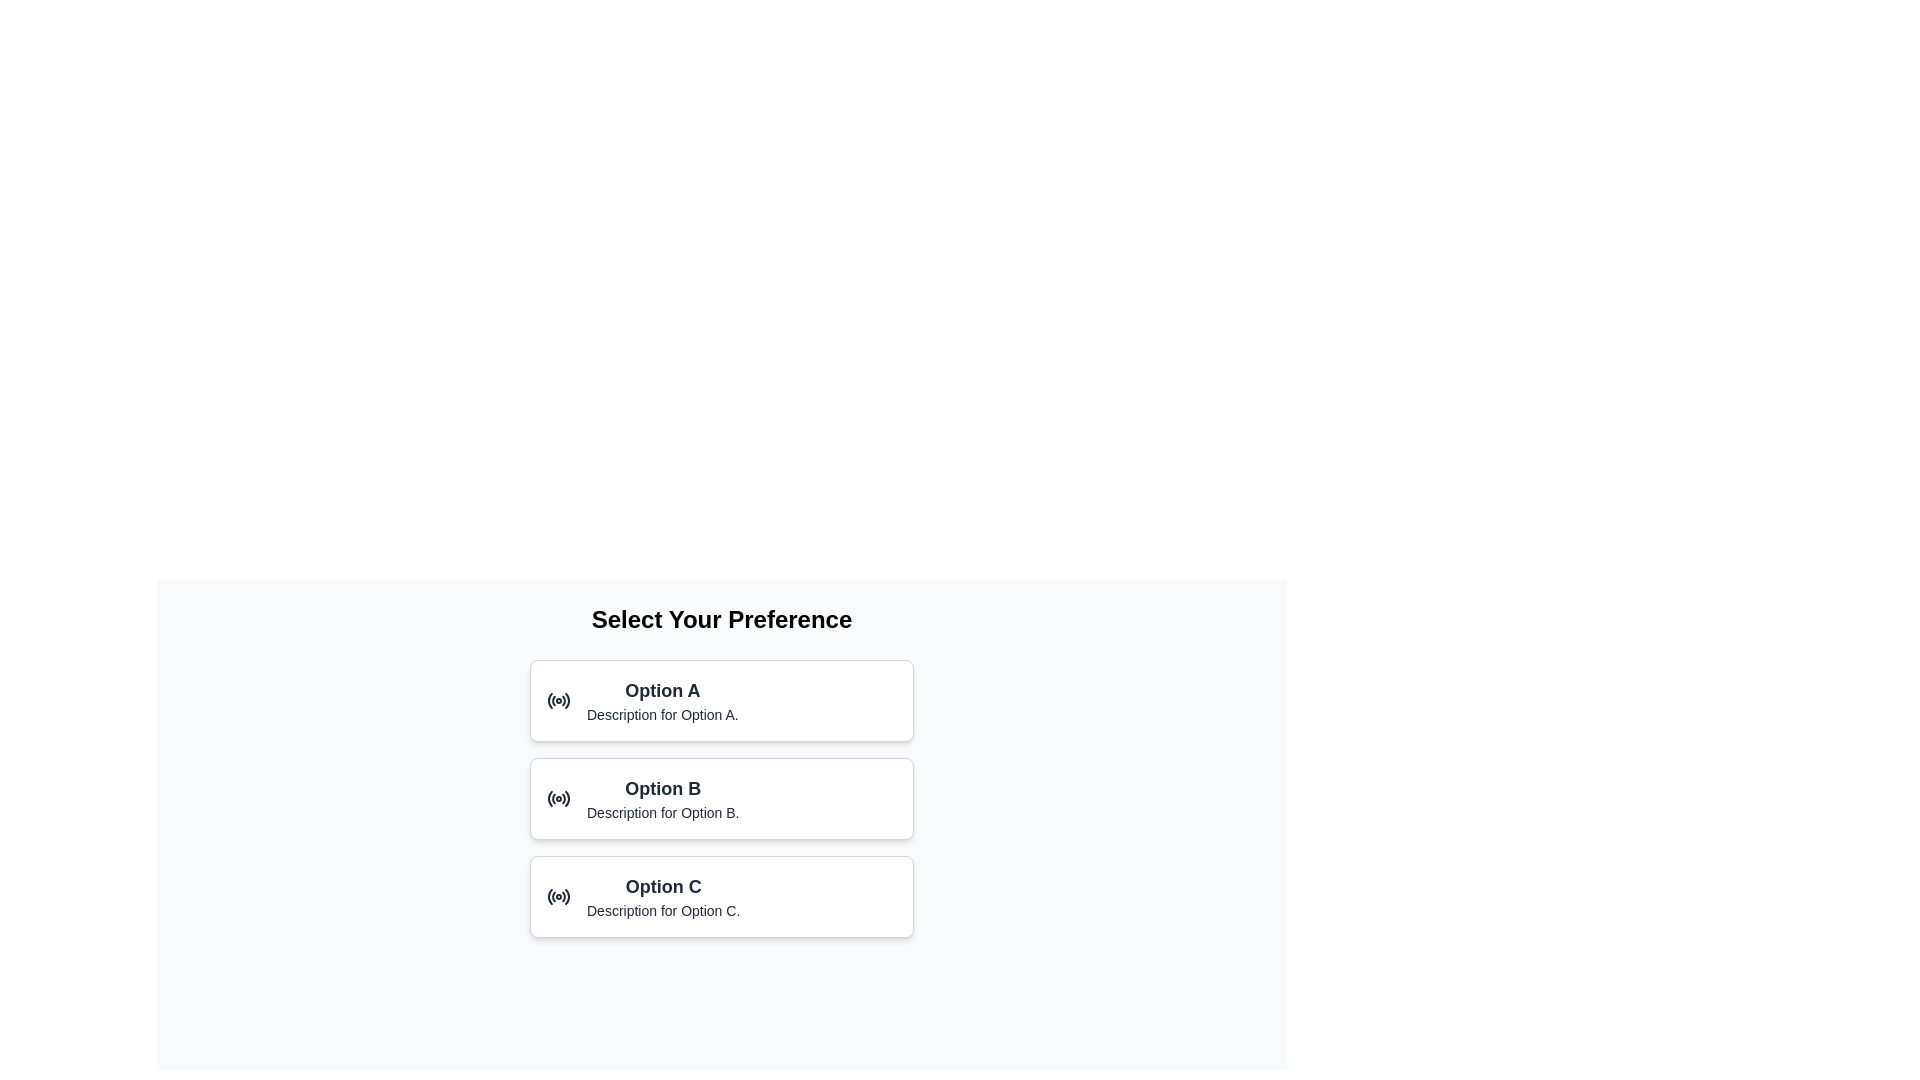 Image resolution: width=1920 pixels, height=1080 pixels. What do you see at coordinates (558, 797) in the screenshot?
I see `the radio button-like icon located on the left side of the rectangular box labeled 'Option B'` at bounding box center [558, 797].